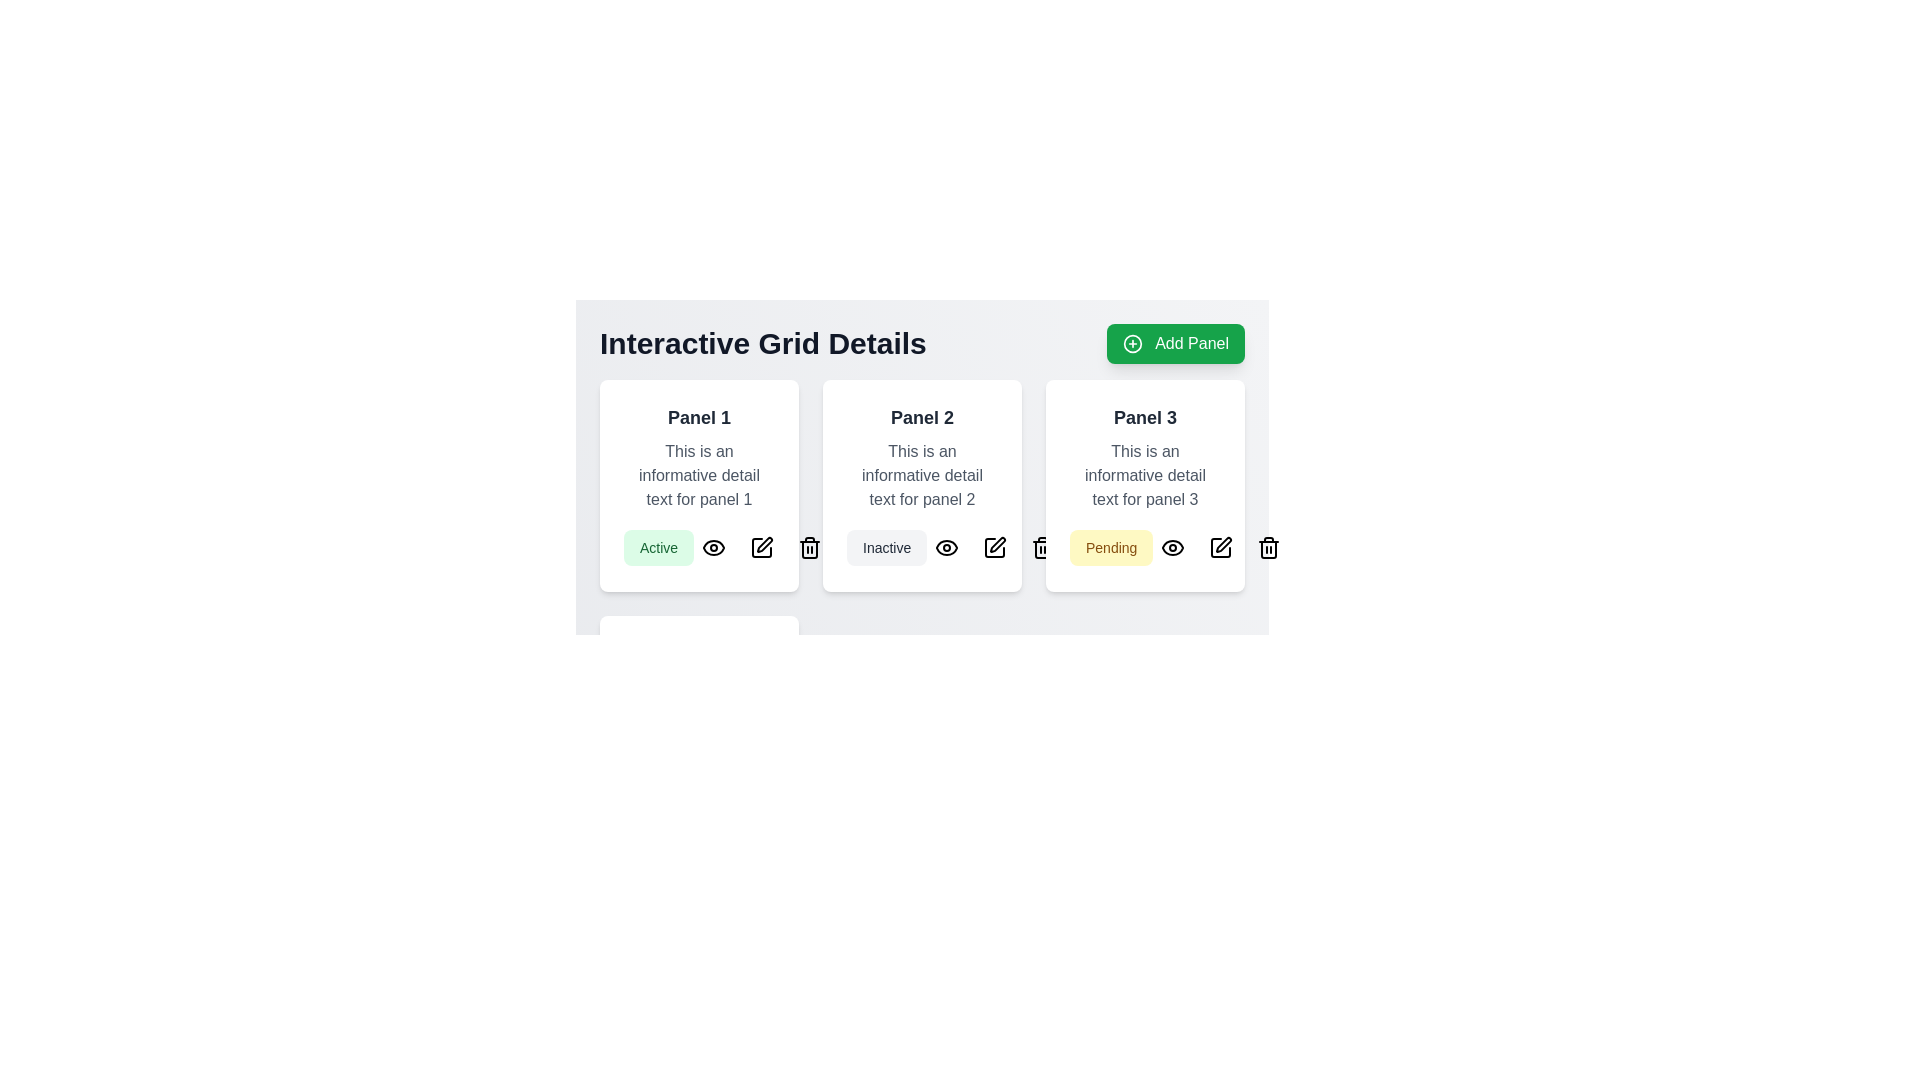 The image size is (1920, 1080). I want to click on the button located at the top-right corner of the panel grouping interface, adjacent to the title text 'Interactive Grid Details', so click(1176, 342).